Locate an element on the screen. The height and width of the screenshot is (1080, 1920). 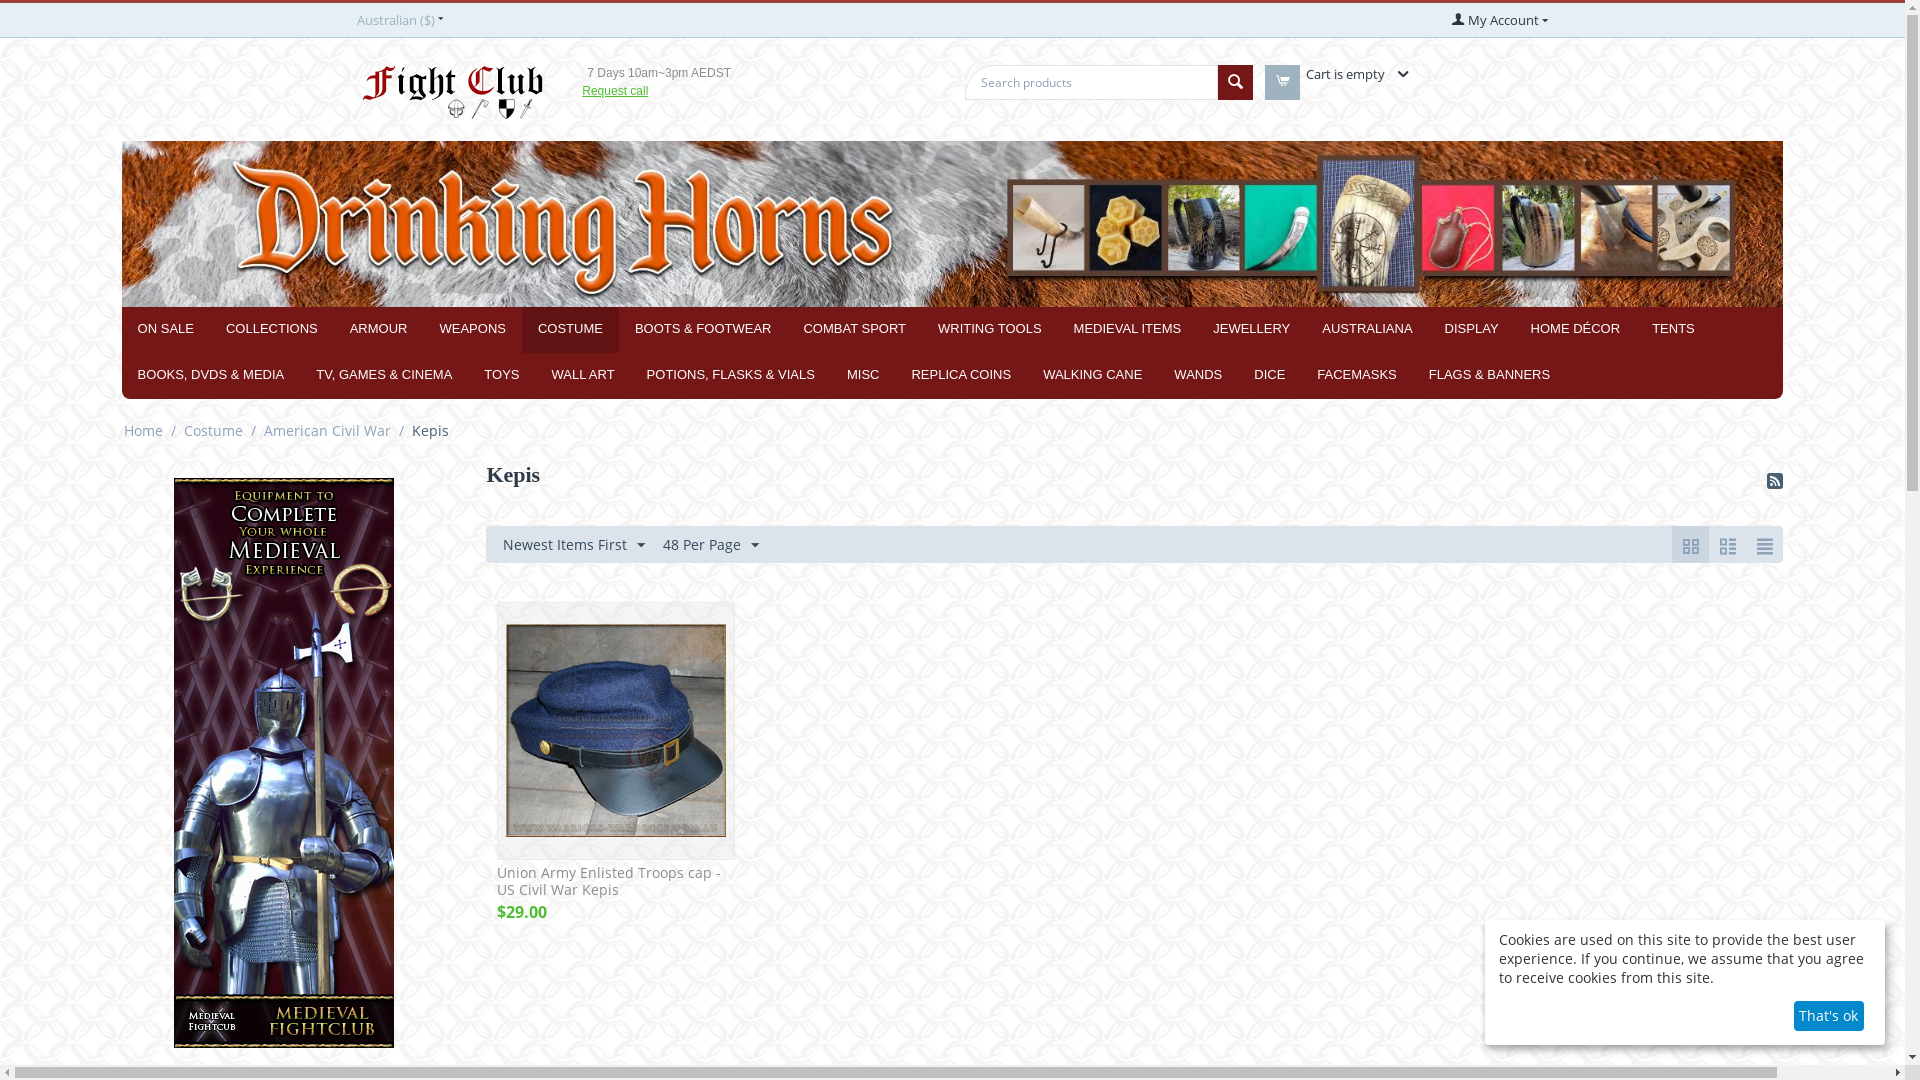
'AUSTRALIANA' is located at coordinates (1366, 329).